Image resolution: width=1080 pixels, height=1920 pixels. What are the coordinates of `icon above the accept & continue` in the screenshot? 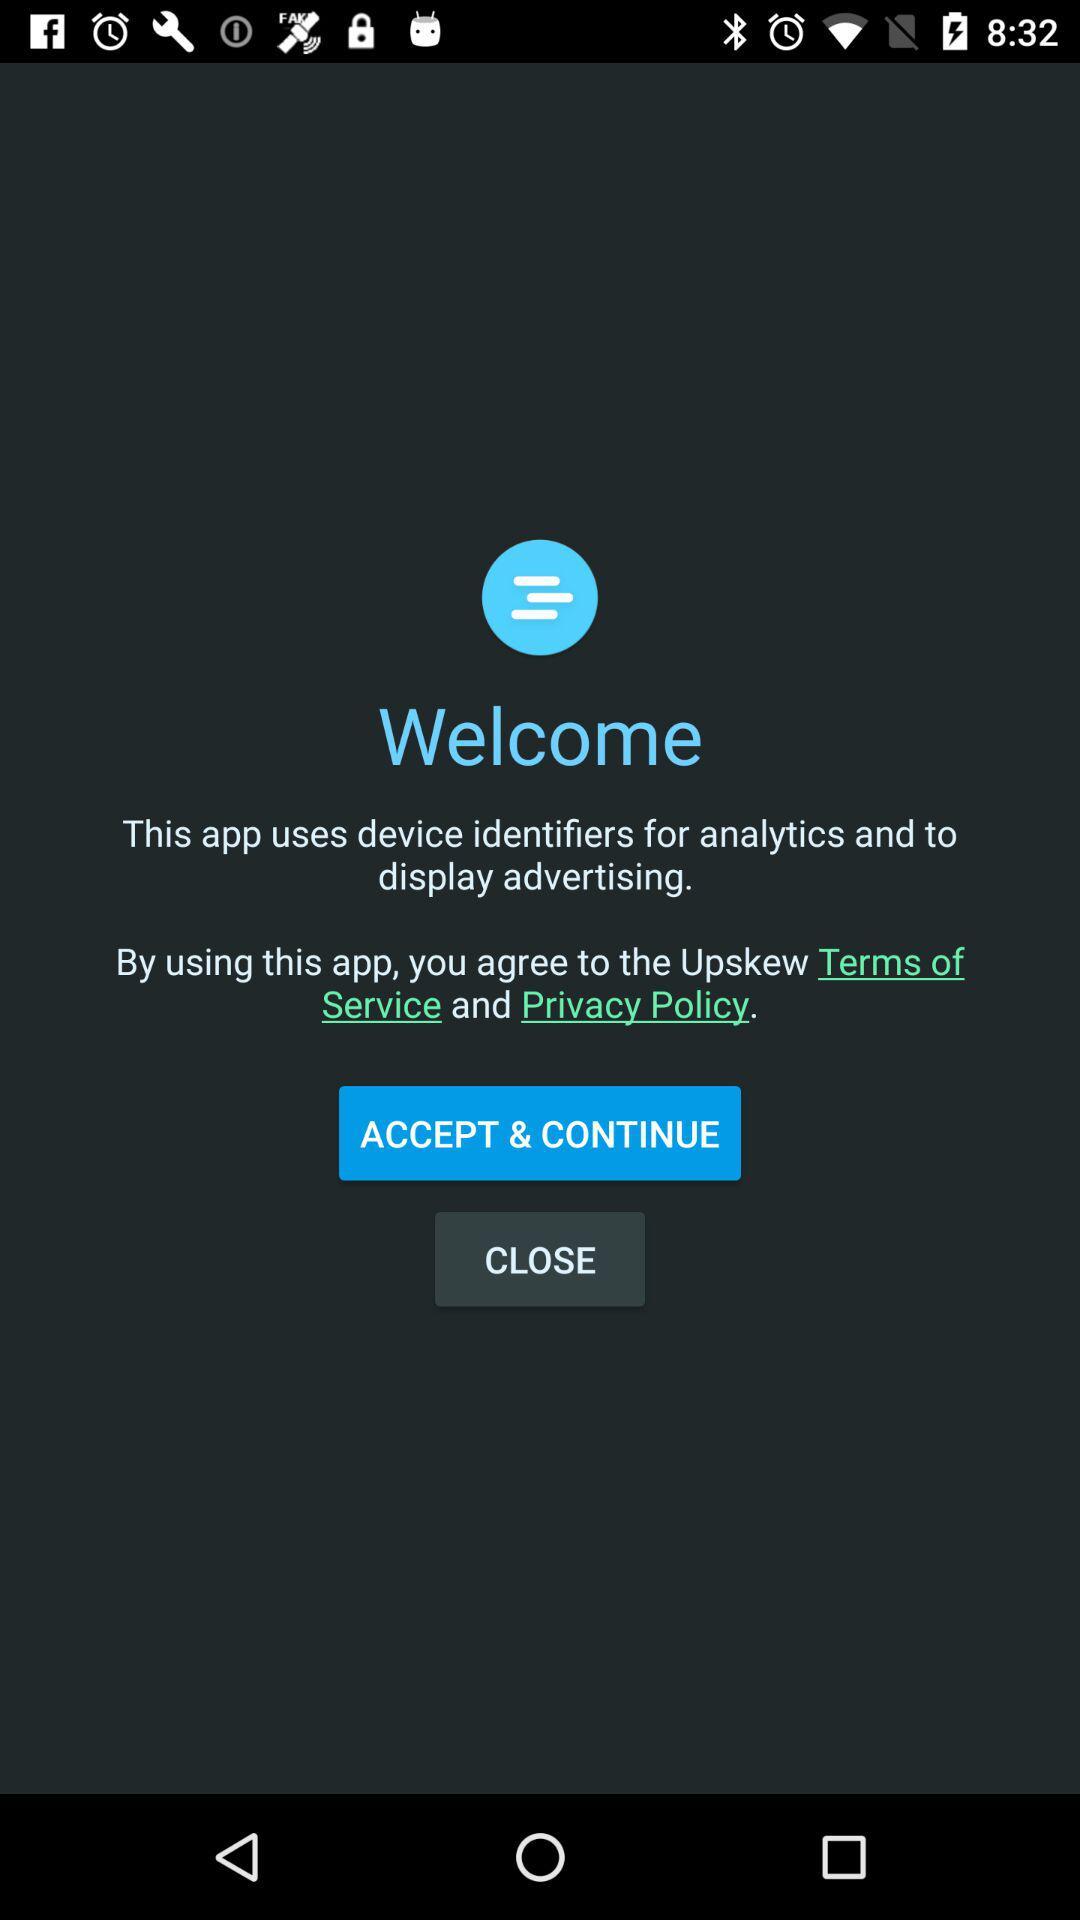 It's located at (540, 938).